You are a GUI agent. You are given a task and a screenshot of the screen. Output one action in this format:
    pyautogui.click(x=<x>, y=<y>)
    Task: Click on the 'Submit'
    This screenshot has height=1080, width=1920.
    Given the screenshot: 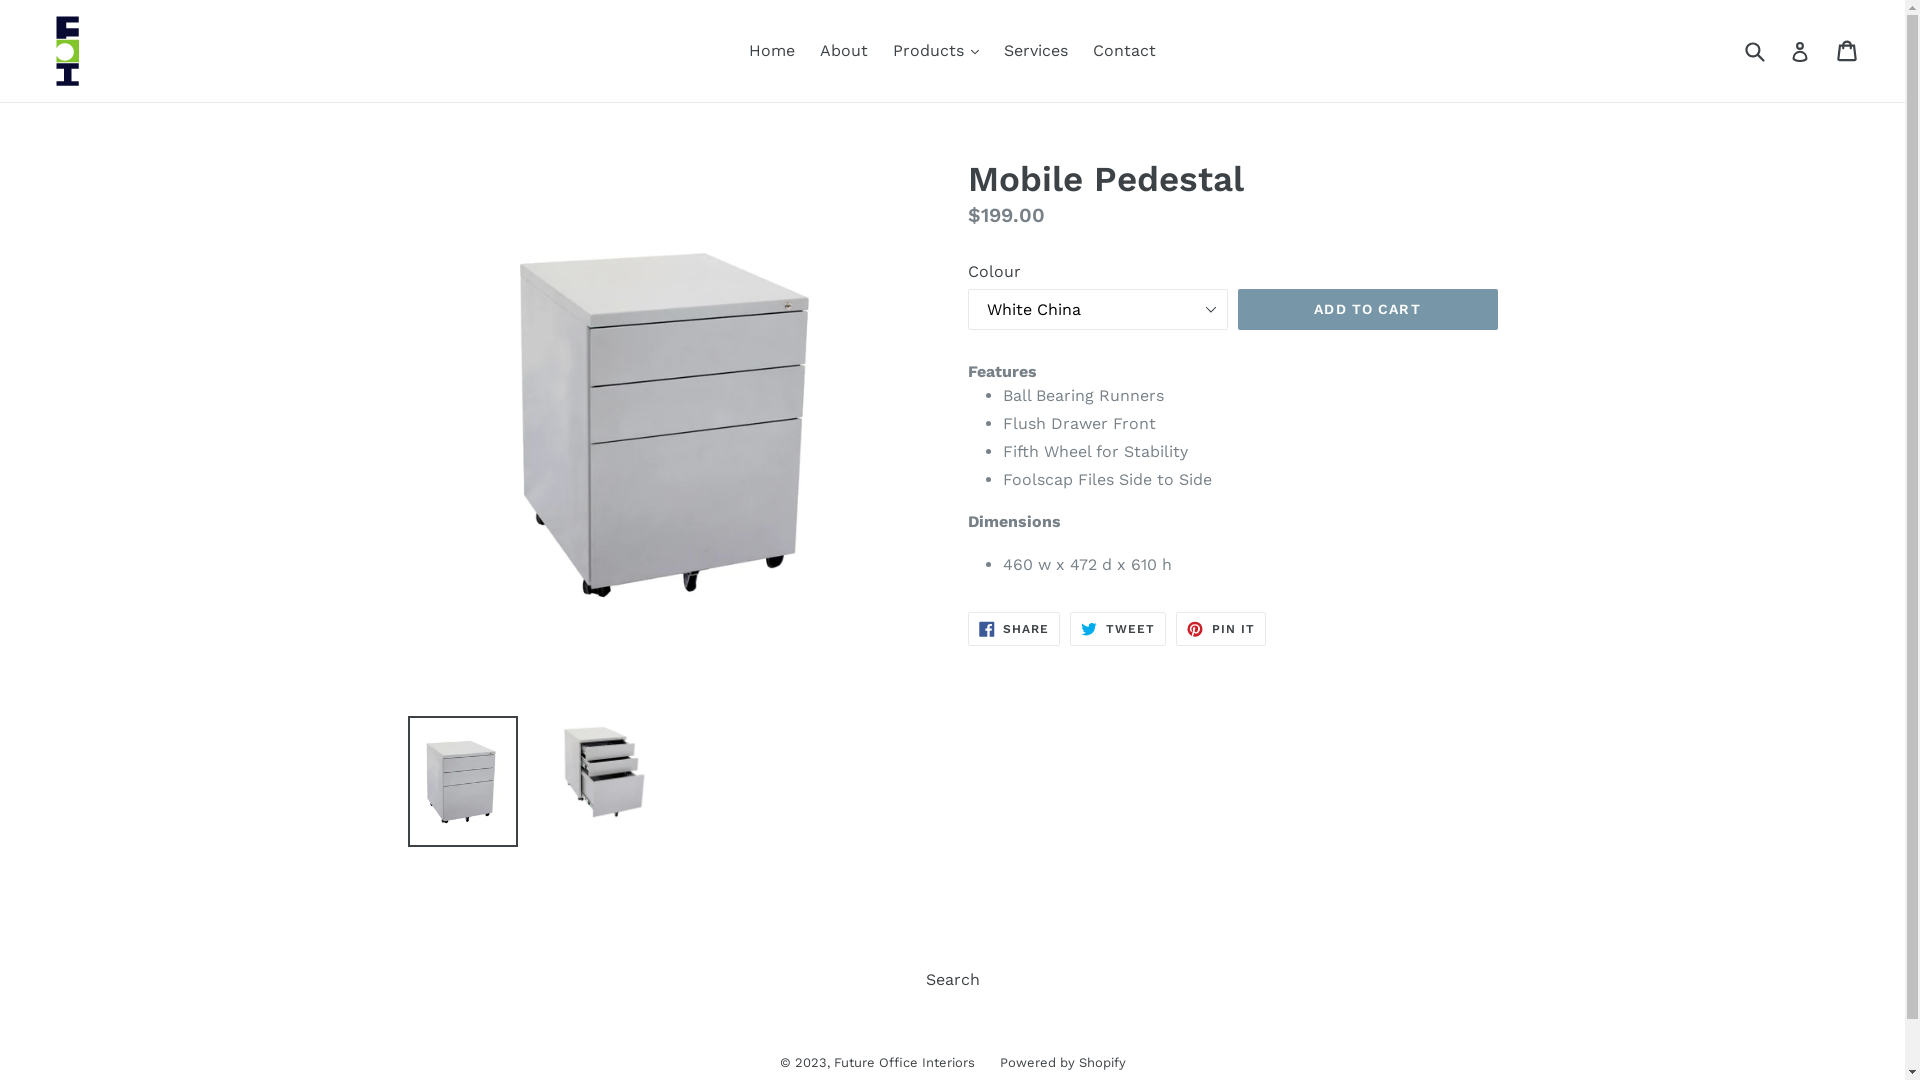 What is the action you would take?
    pyautogui.click(x=1752, y=49)
    